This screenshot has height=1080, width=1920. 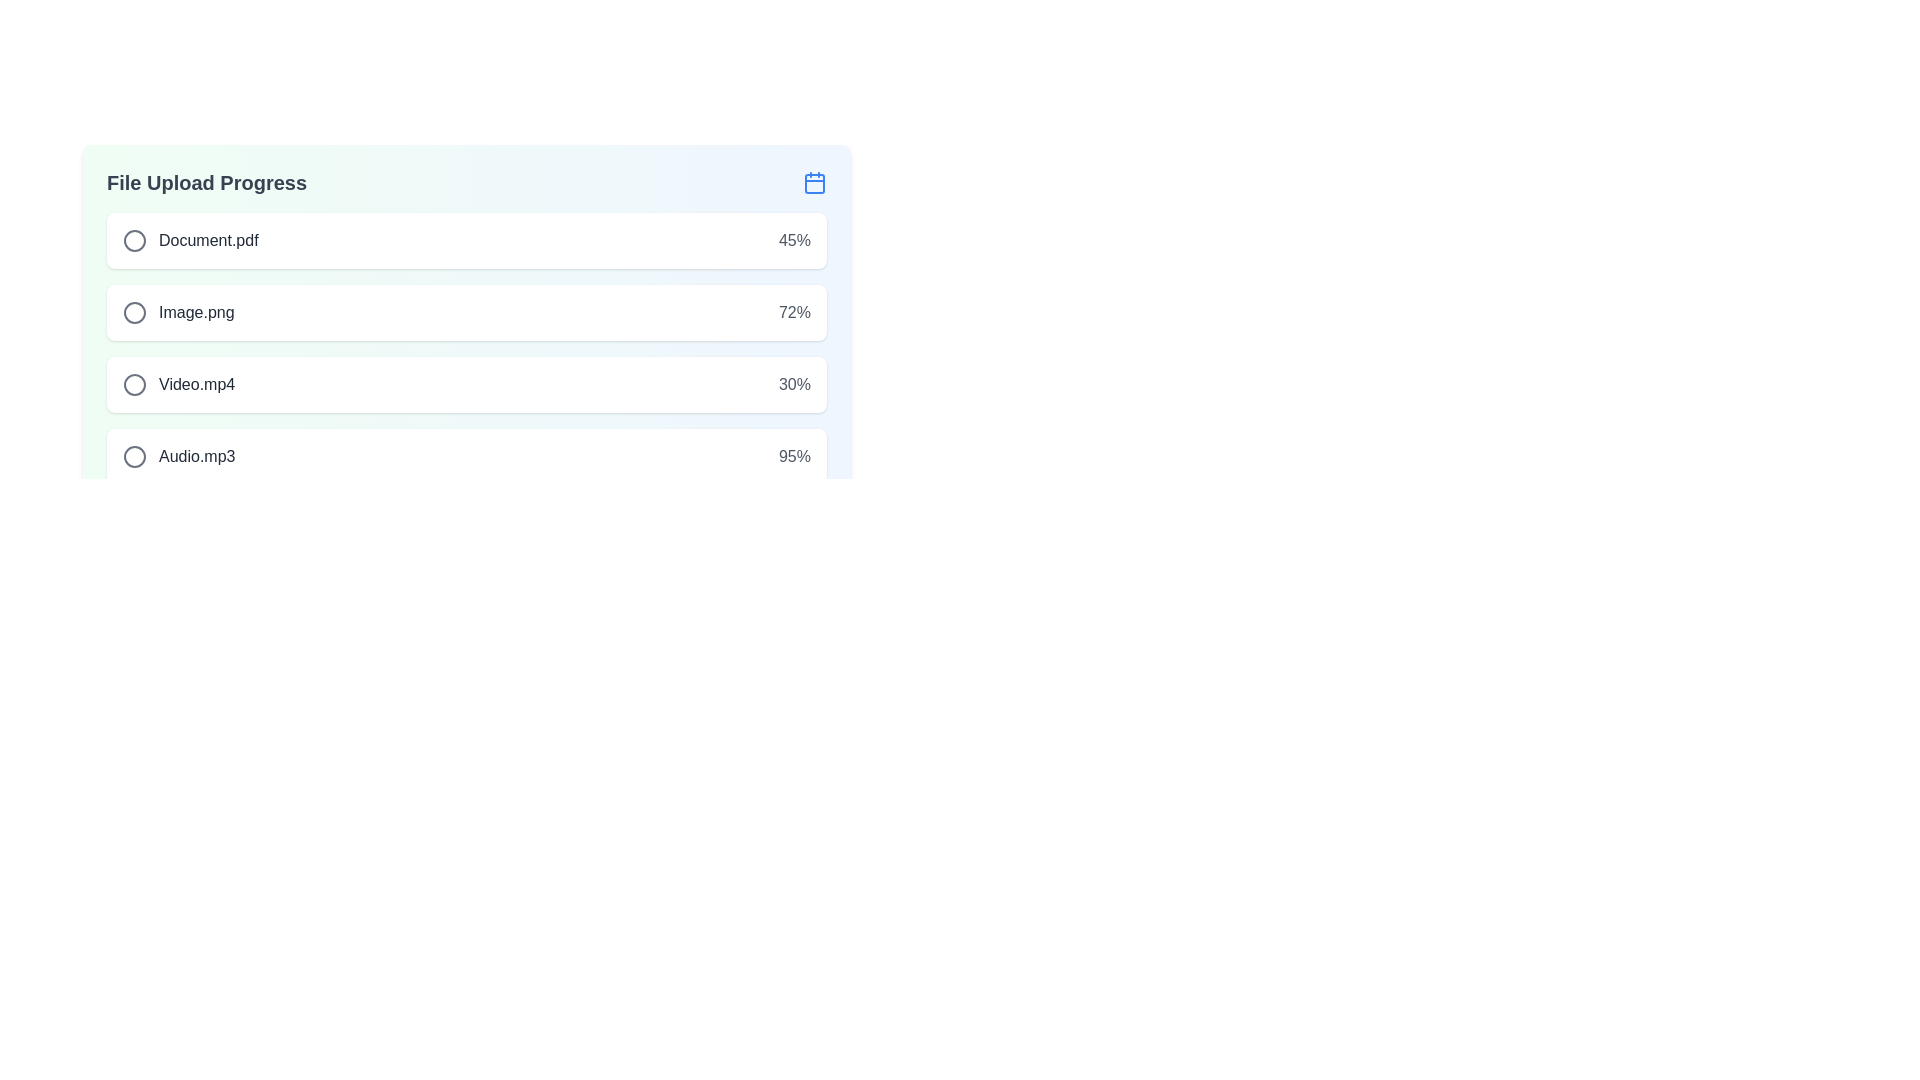 What do you see at coordinates (197, 385) in the screenshot?
I see `the text label identifying the file 'Video.mp4', which is the third item in a vertical list of progress labels, positioned between 'Image.png' and 'Audio.mp3'` at bounding box center [197, 385].